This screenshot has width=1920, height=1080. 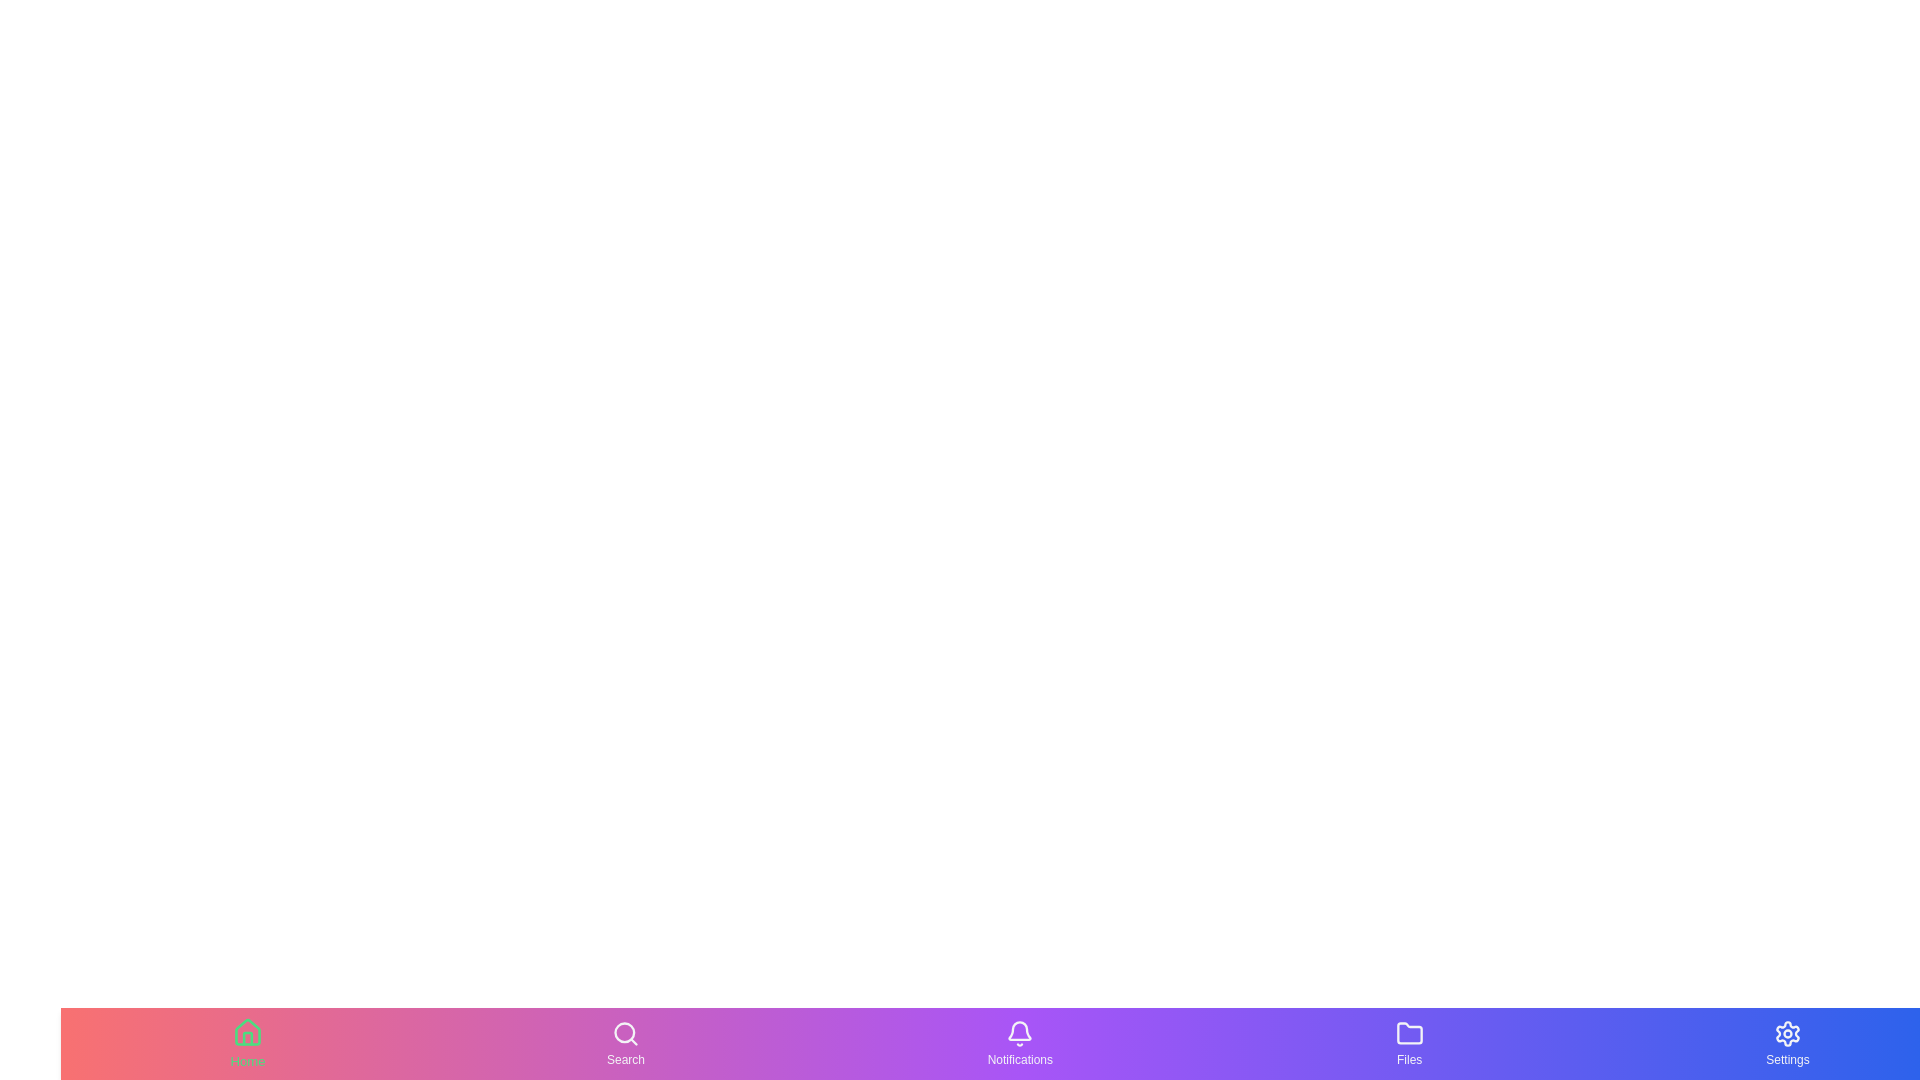 I want to click on the Settings tab button to navigate to the corresponding section, so click(x=1788, y=1043).